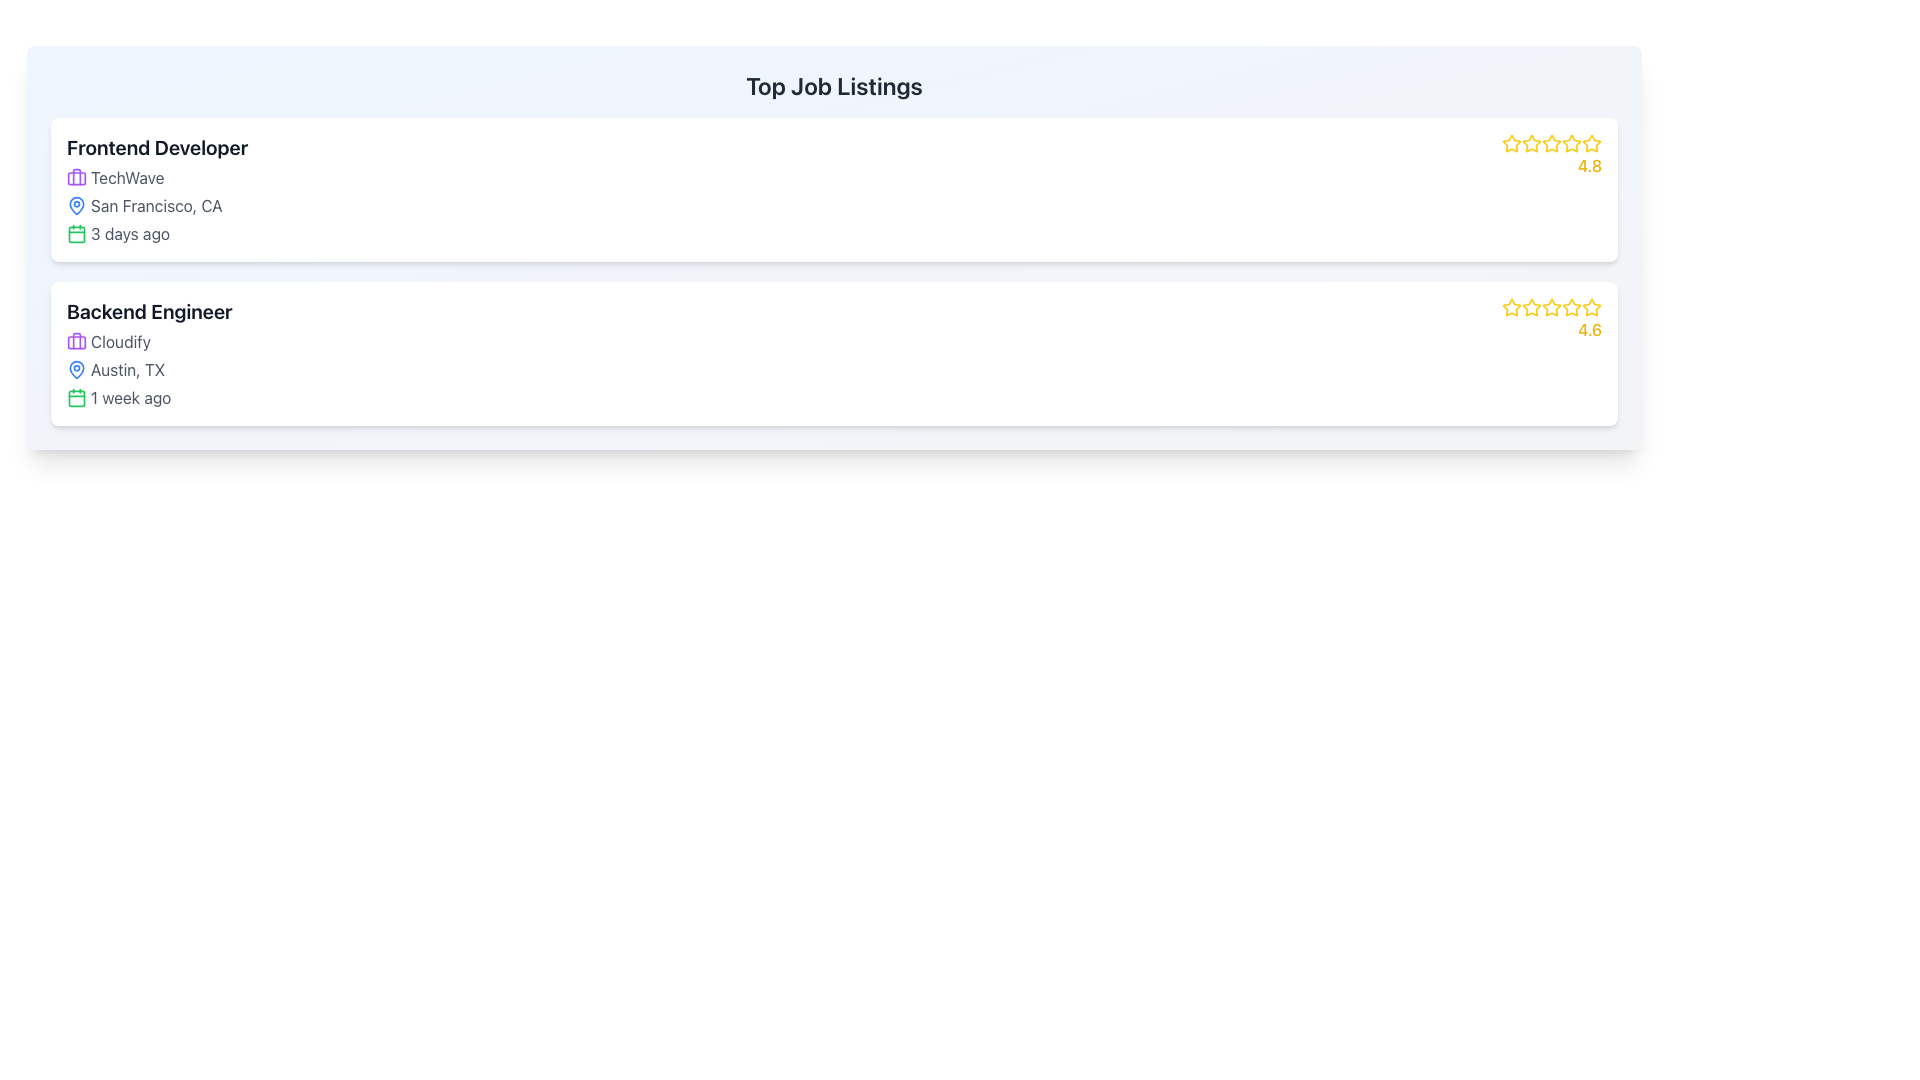 Image resolution: width=1920 pixels, height=1080 pixels. What do you see at coordinates (156, 189) in the screenshot?
I see `the Text and Icon Group containing the title 'Frontend Developer', the company name 'TechWave', location 'San Francisco, CA', and the date '3 days ago'` at bounding box center [156, 189].